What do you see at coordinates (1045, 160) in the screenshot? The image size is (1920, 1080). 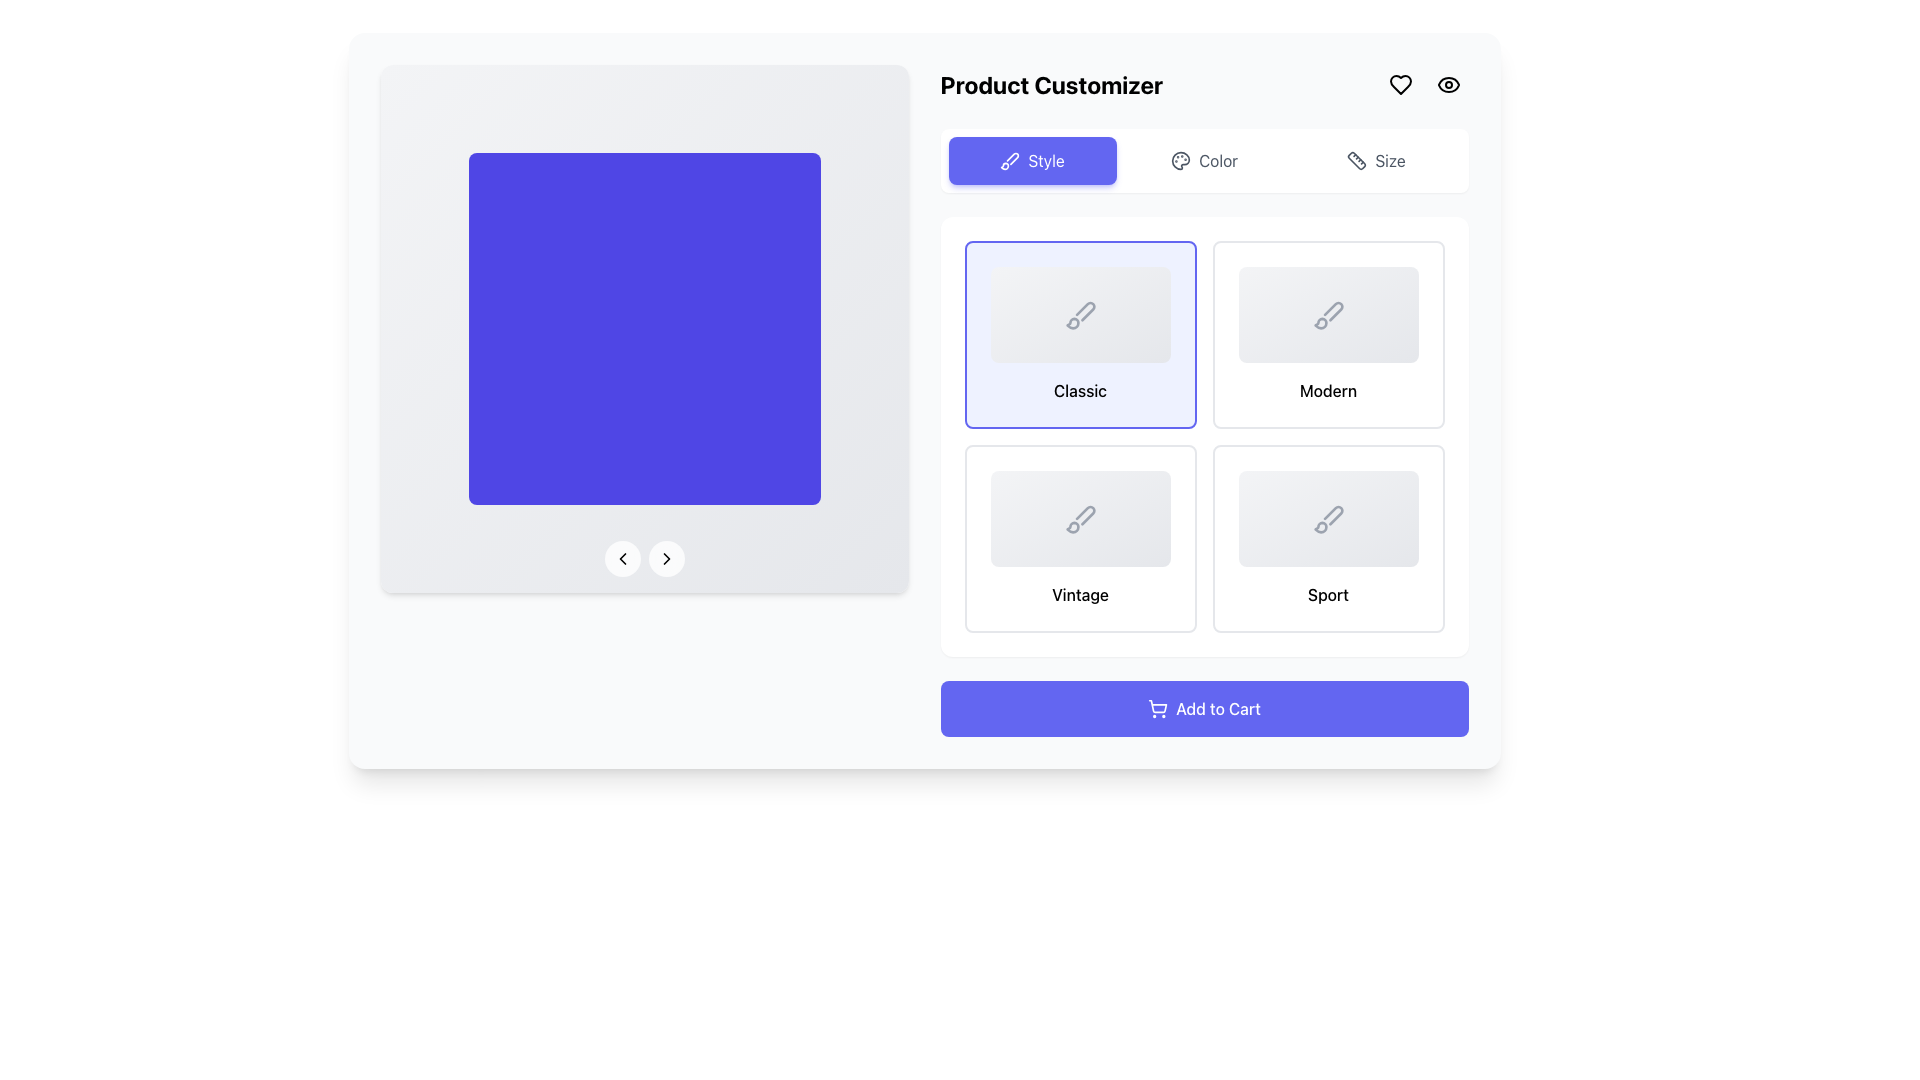 I see `the 'Style' button in the navigation section of the Product Customizer interface` at bounding box center [1045, 160].